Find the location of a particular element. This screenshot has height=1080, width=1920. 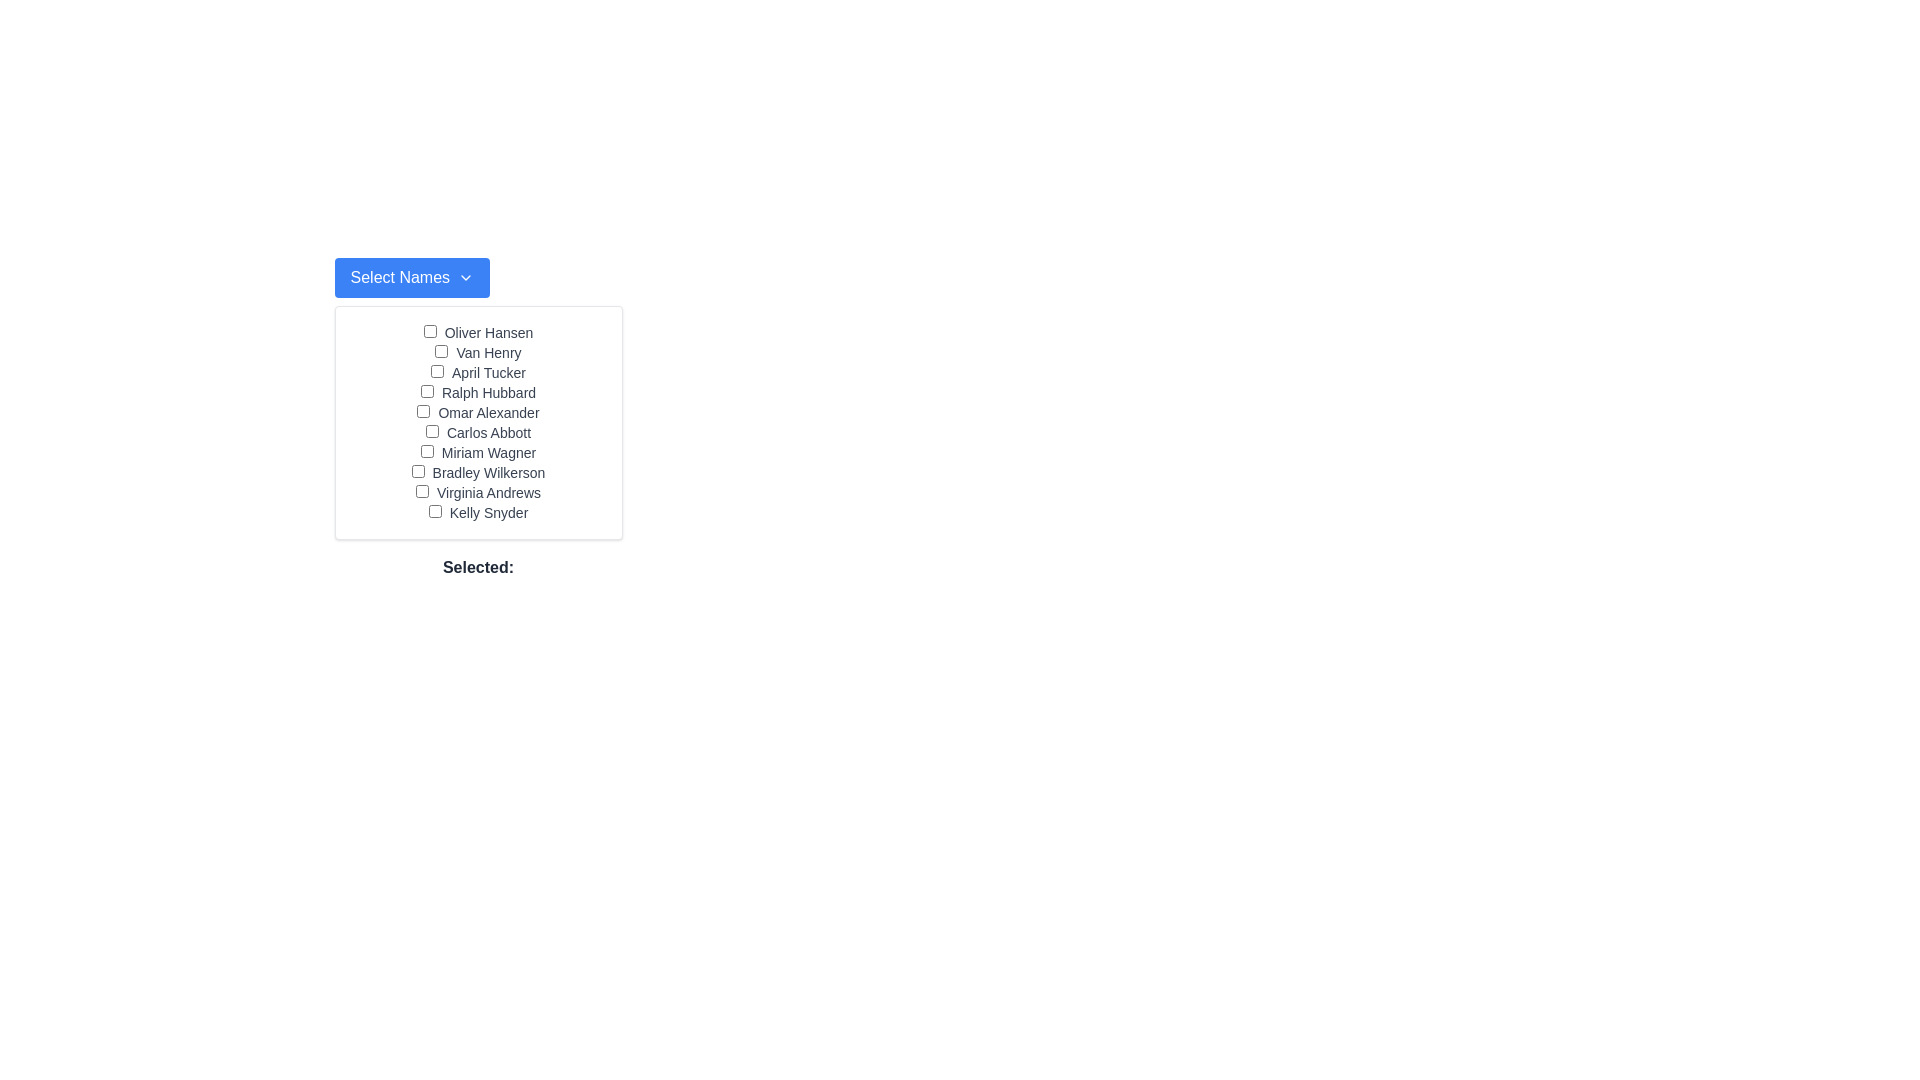

the text label that corresponds to the checkbox for 'Miriam Wagner', which is the seventh item in a vertical list of names, located between 'Carlos Abbott' and 'Bradley Wilkerson' is located at coordinates (477, 452).